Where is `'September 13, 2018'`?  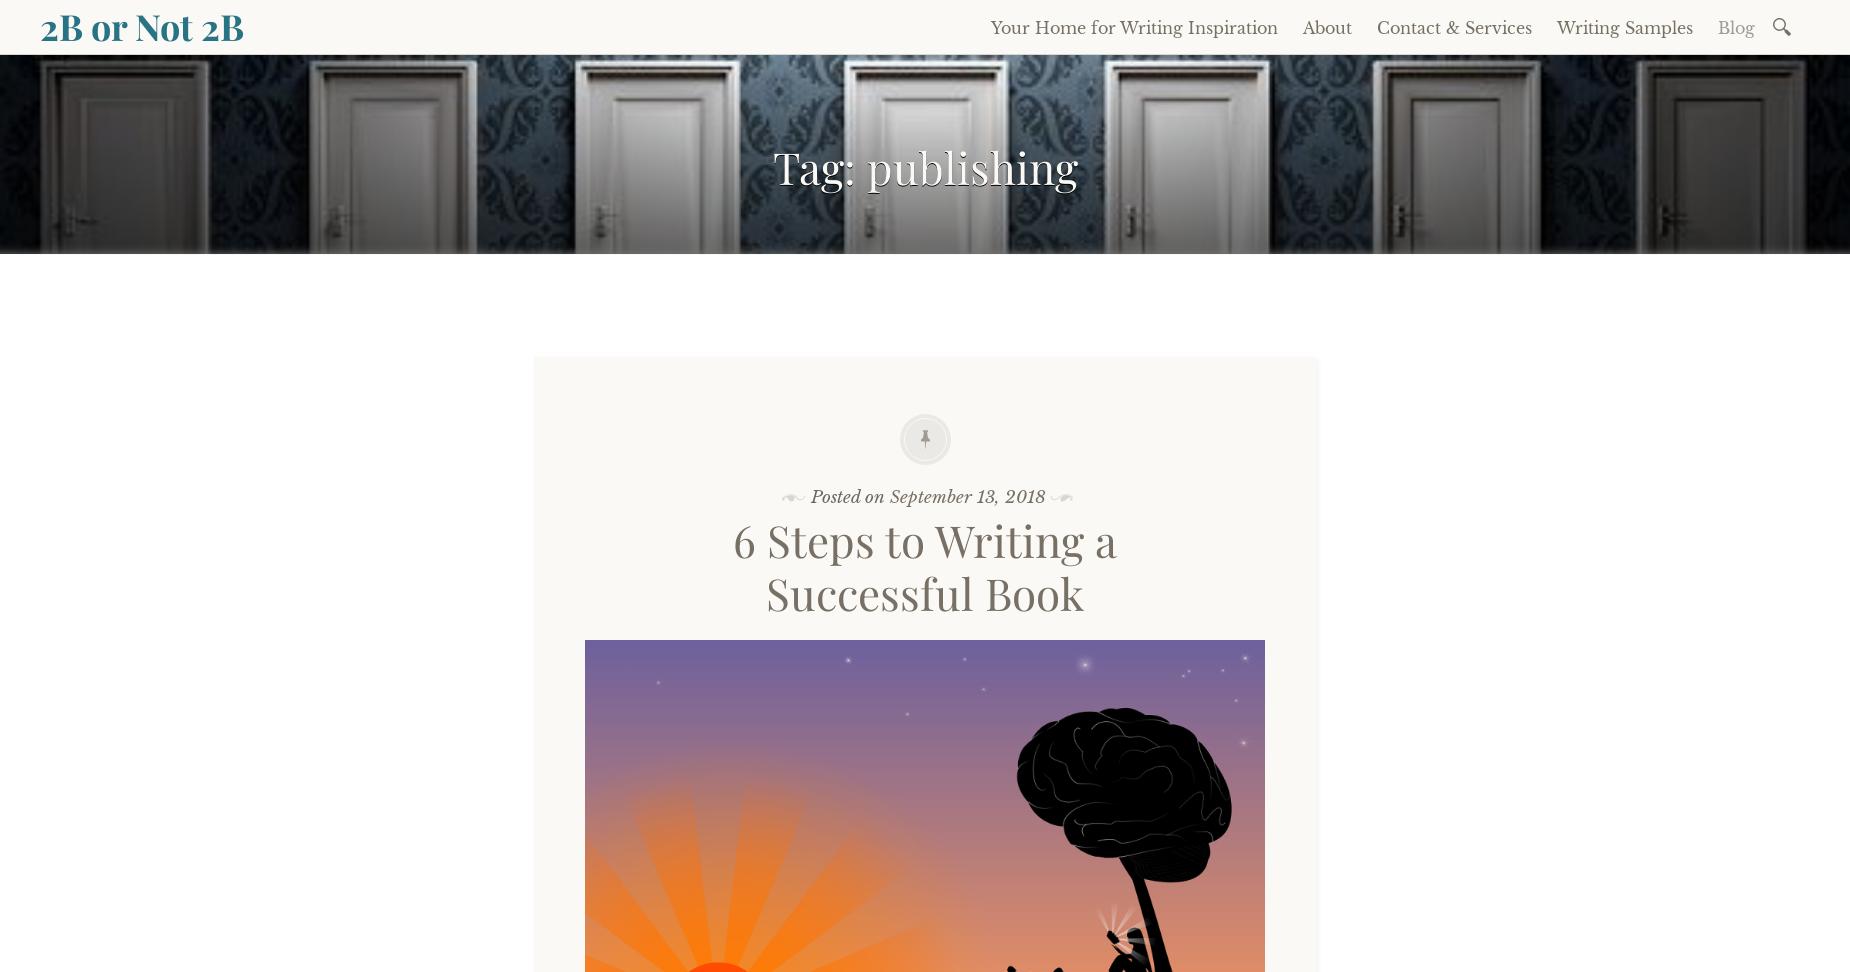 'September 13, 2018' is located at coordinates (965, 496).